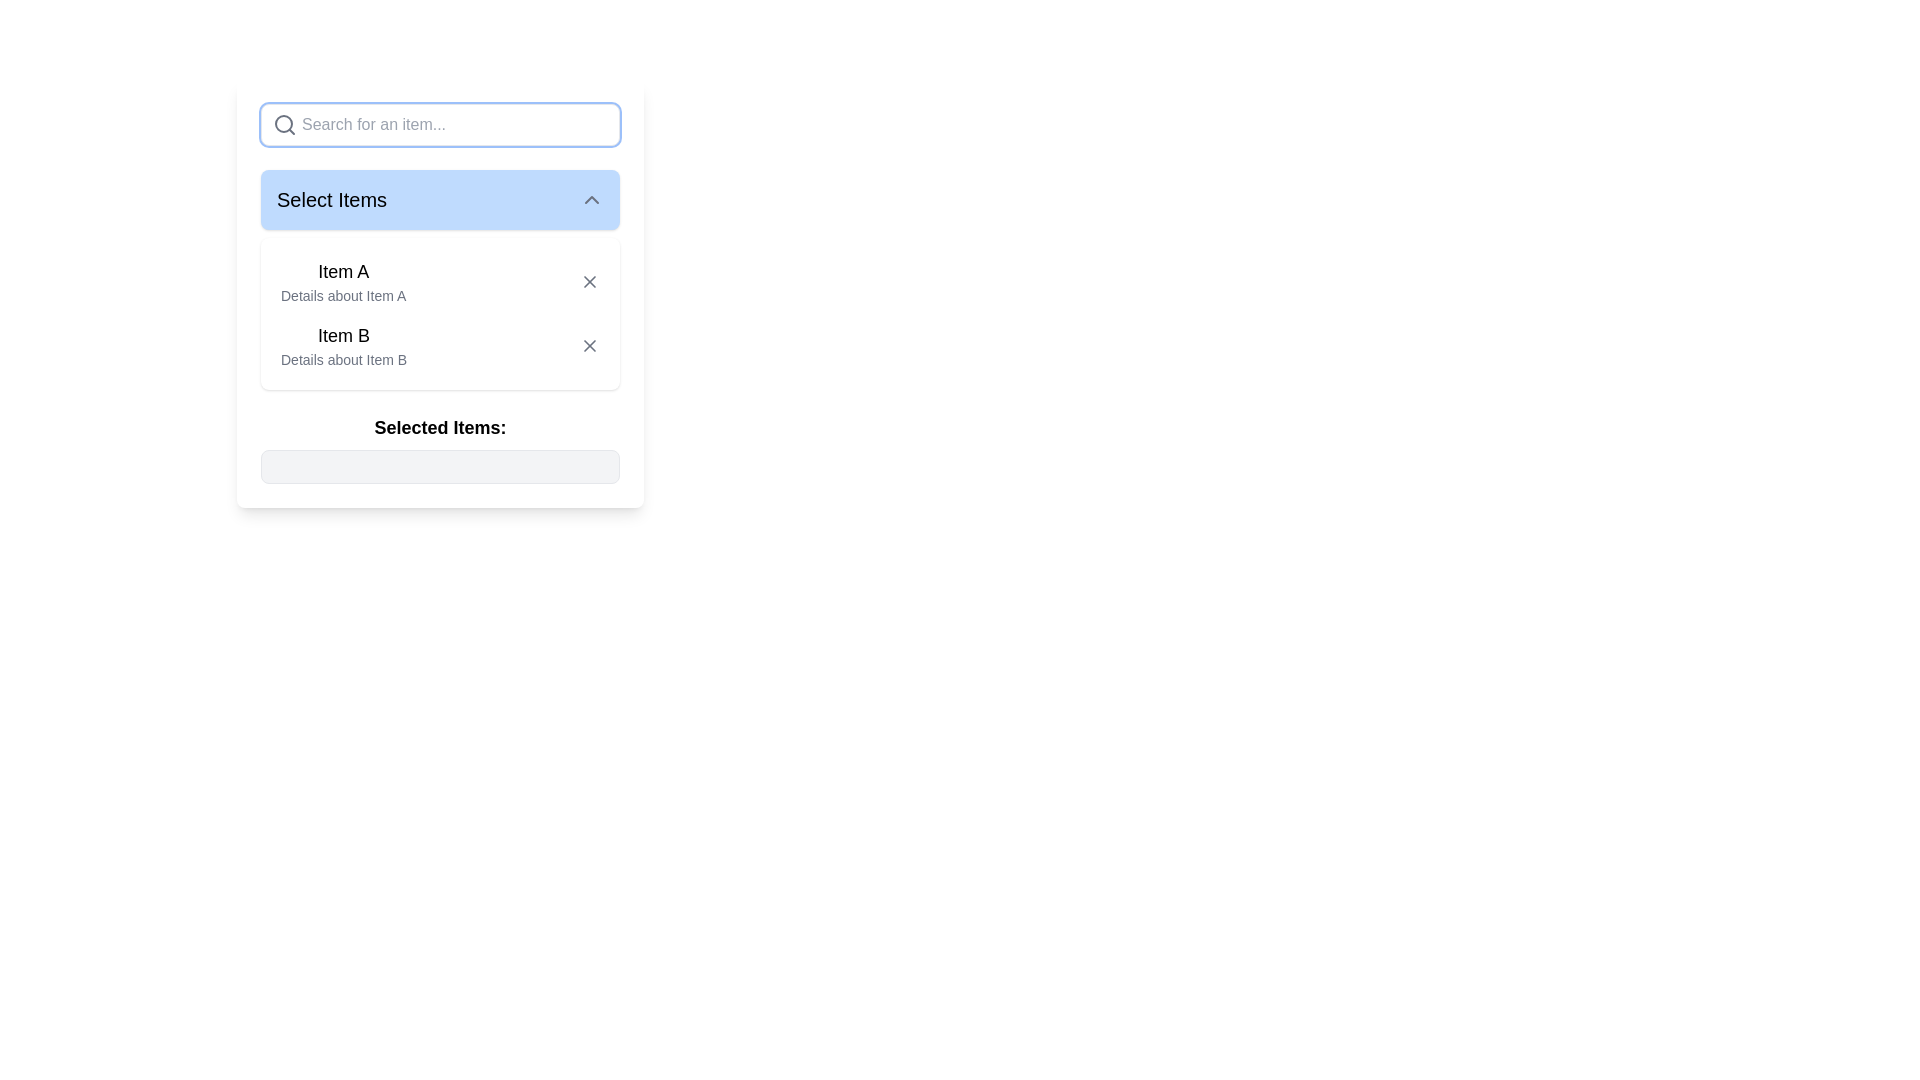 This screenshot has width=1920, height=1080. Describe the element at coordinates (590, 200) in the screenshot. I see `the Icon button located to the right-hand side of the blue highlighted 'Select Items' selection box` at that location.